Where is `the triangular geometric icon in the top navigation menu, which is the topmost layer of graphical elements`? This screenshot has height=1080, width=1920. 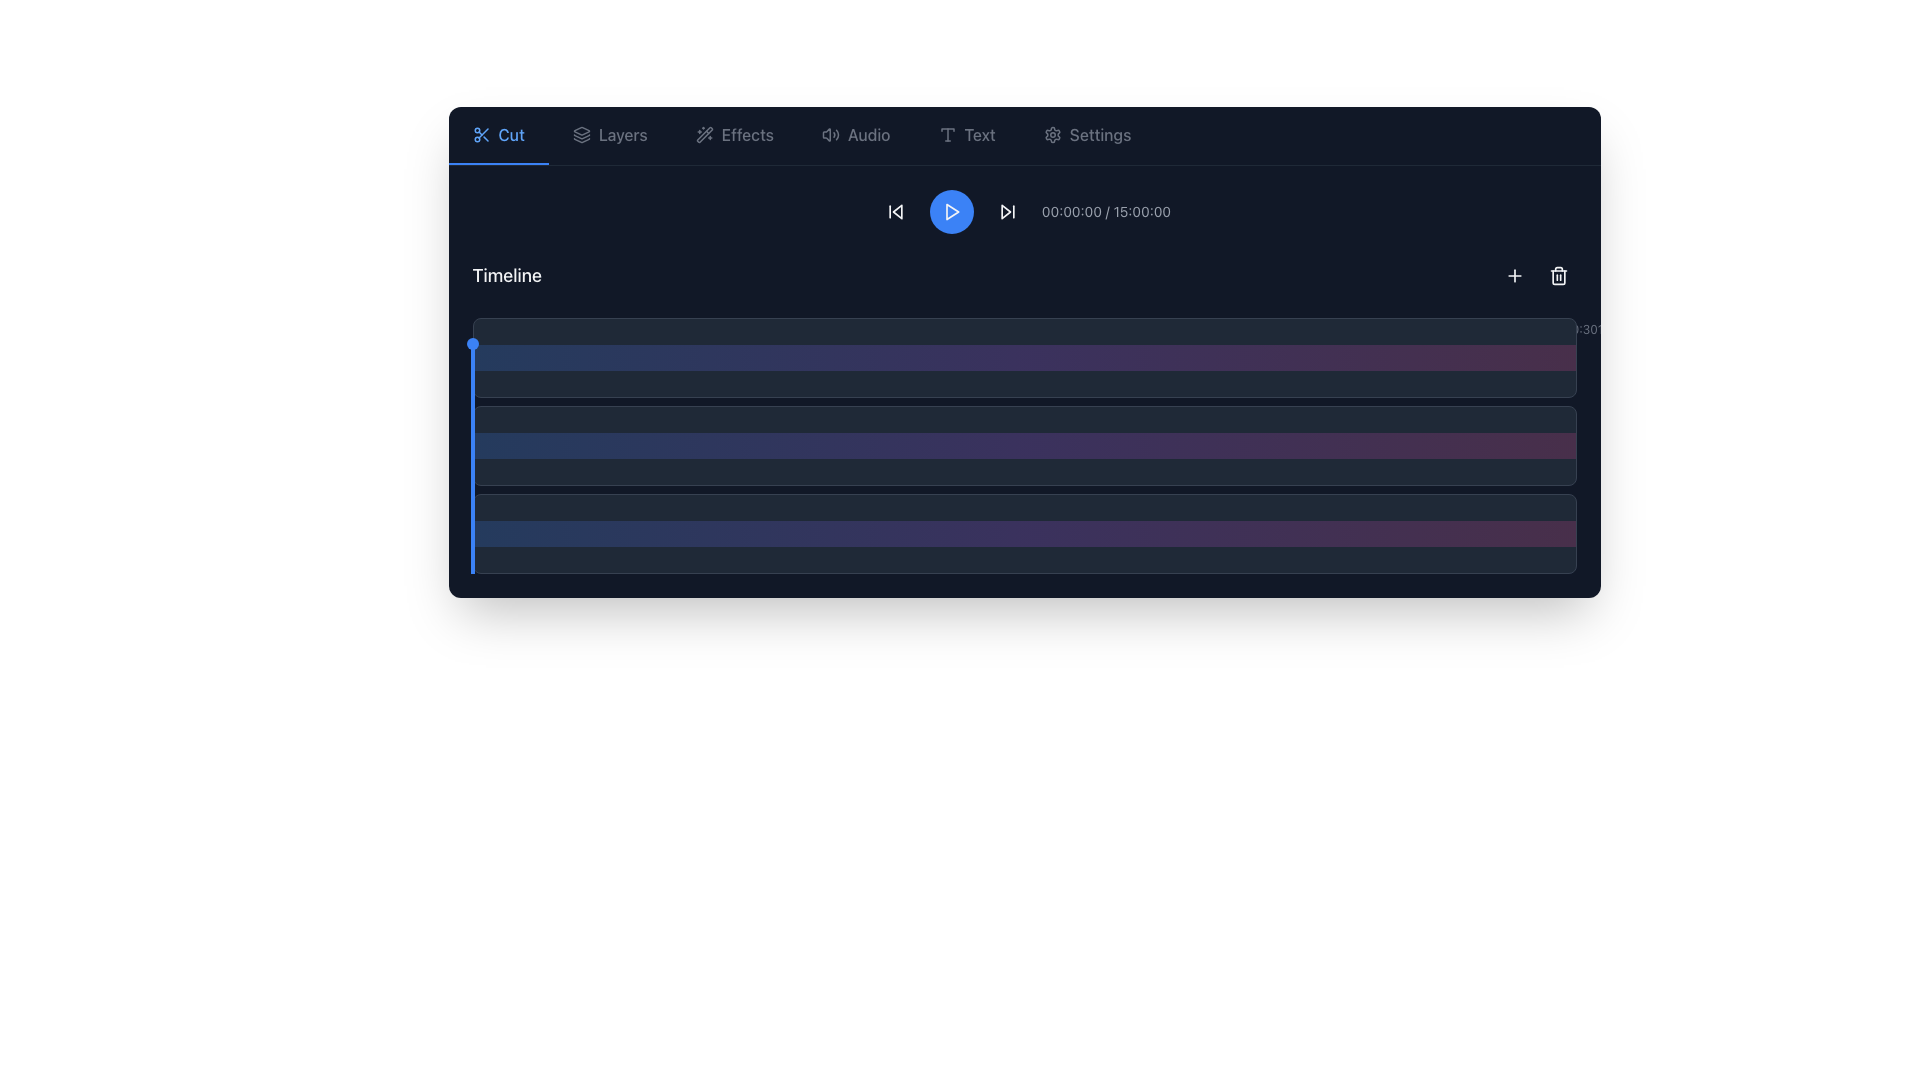 the triangular geometric icon in the top navigation menu, which is the topmost layer of graphical elements is located at coordinates (580, 131).